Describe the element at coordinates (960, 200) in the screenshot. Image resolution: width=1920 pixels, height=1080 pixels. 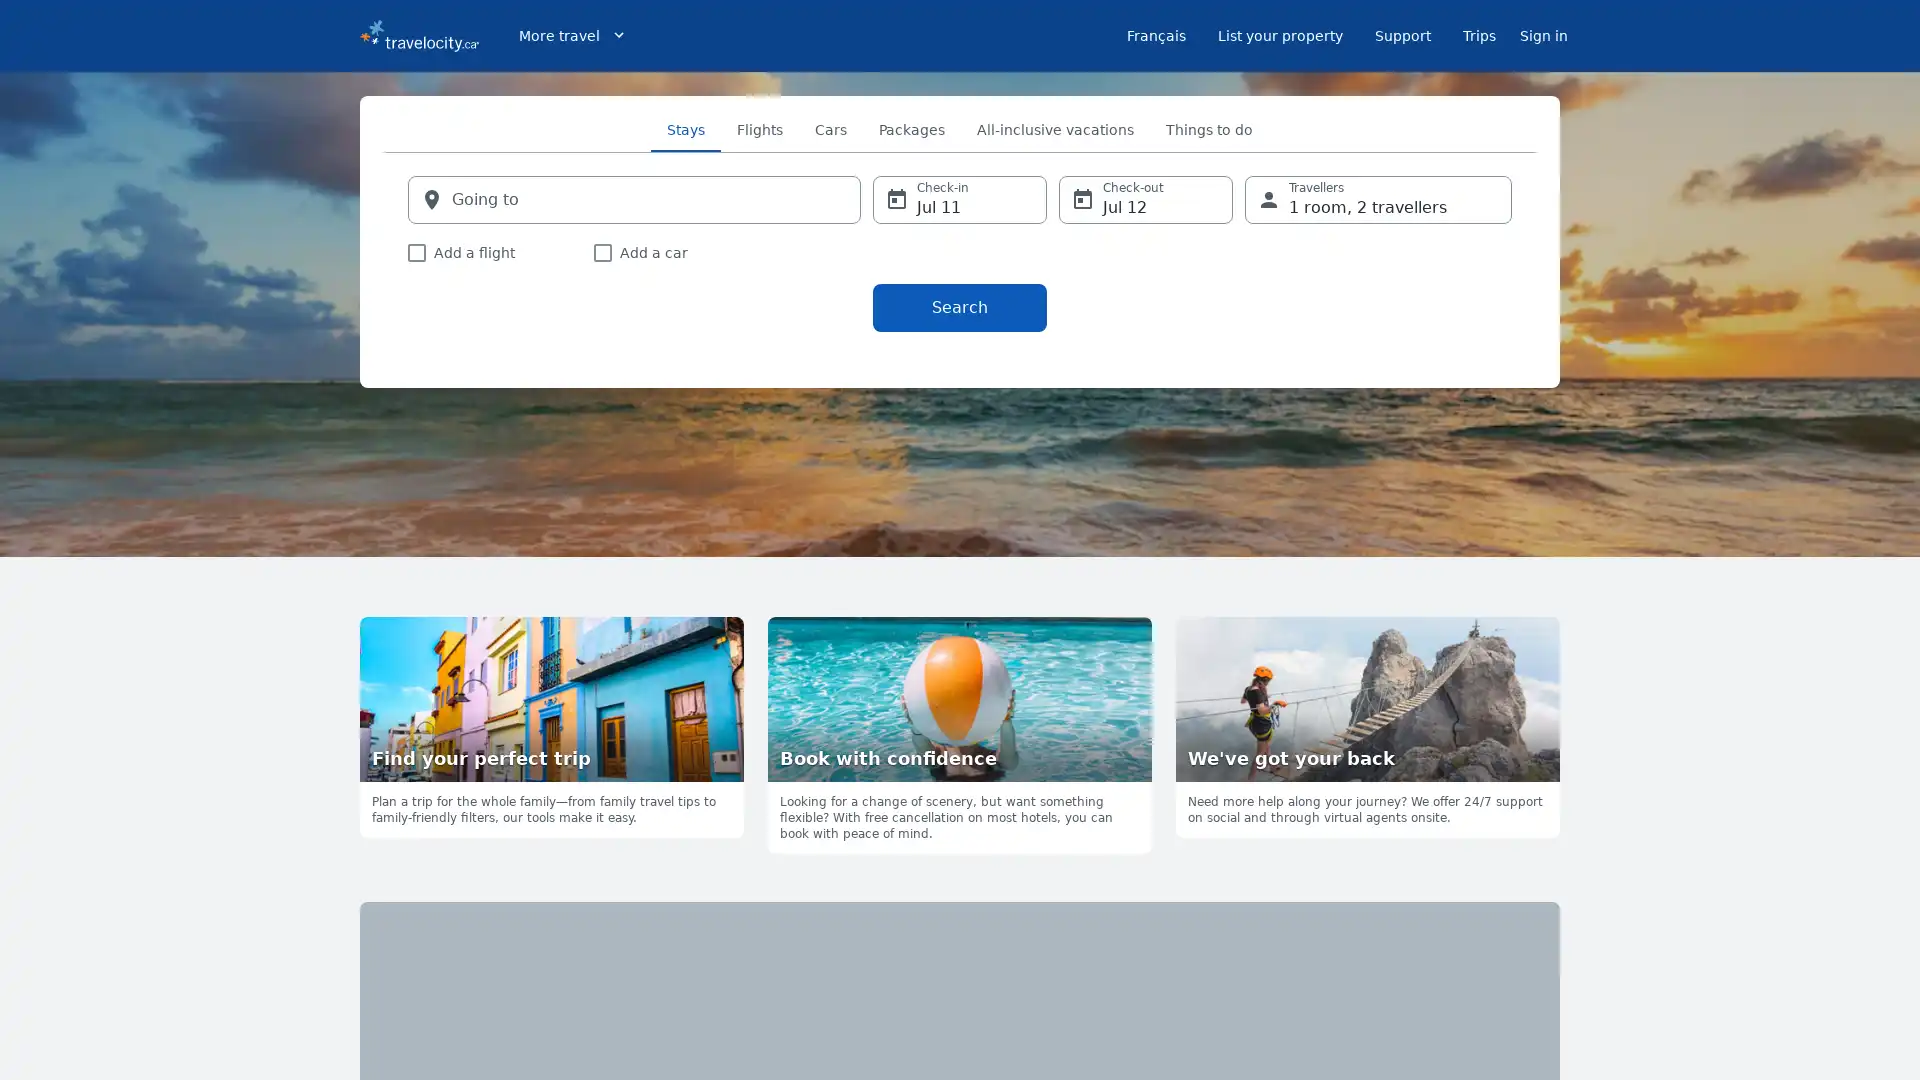
I see `Check-in July 11, 2022` at that location.